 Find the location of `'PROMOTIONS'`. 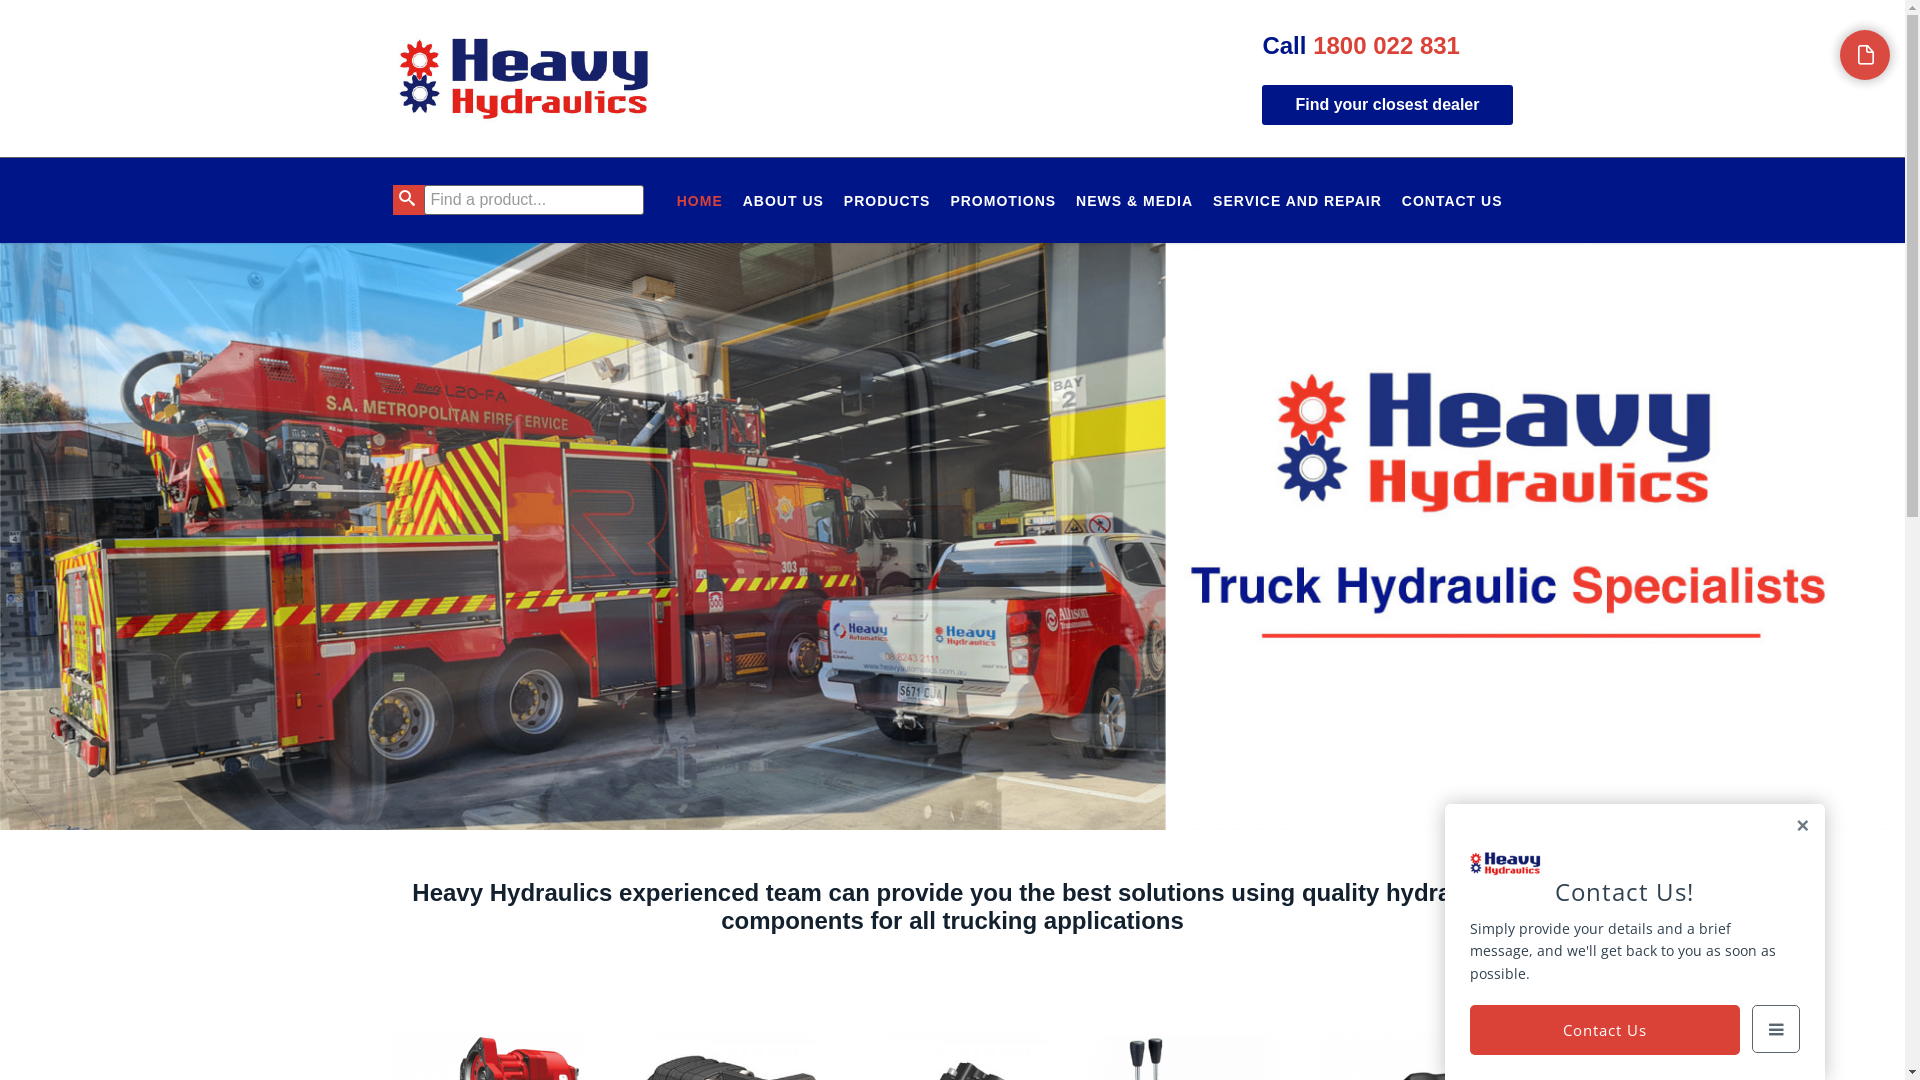

'PROMOTIONS' is located at coordinates (1003, 200).